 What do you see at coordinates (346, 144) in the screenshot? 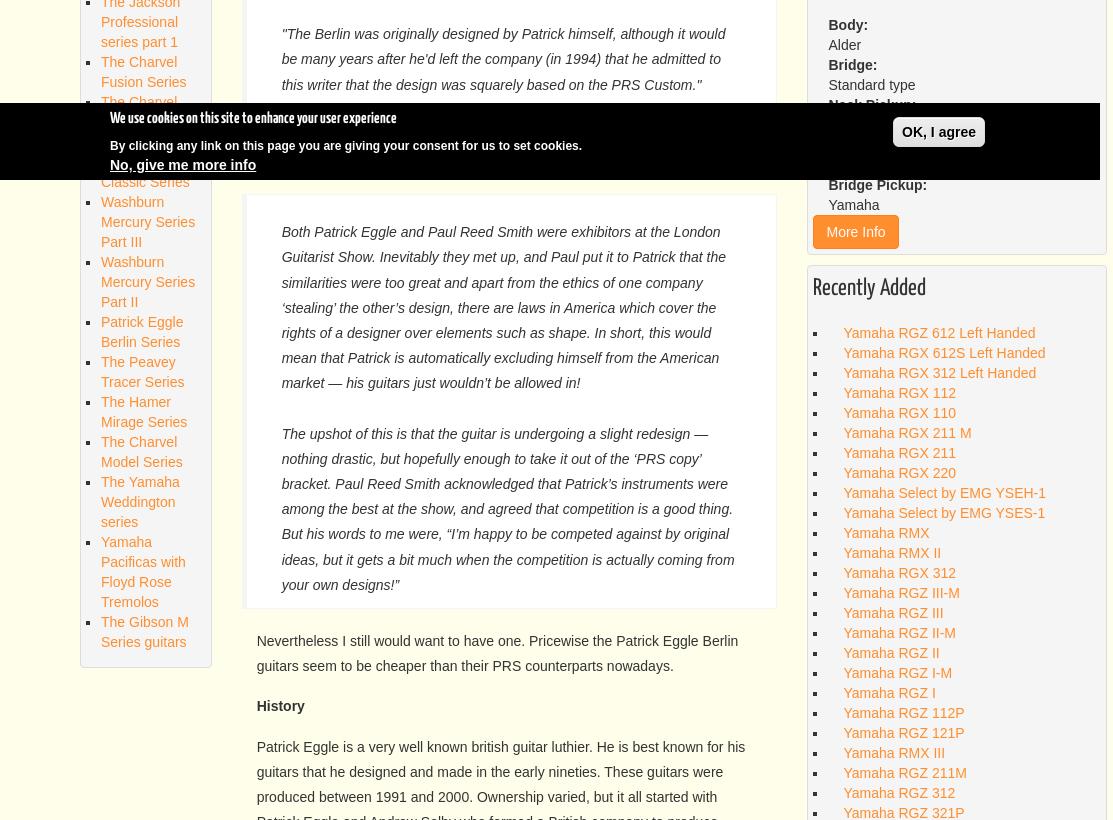
I see `'By clicking any link on this page you are giving your consent for us to set cookies.'` at bounding box center [346, 144].